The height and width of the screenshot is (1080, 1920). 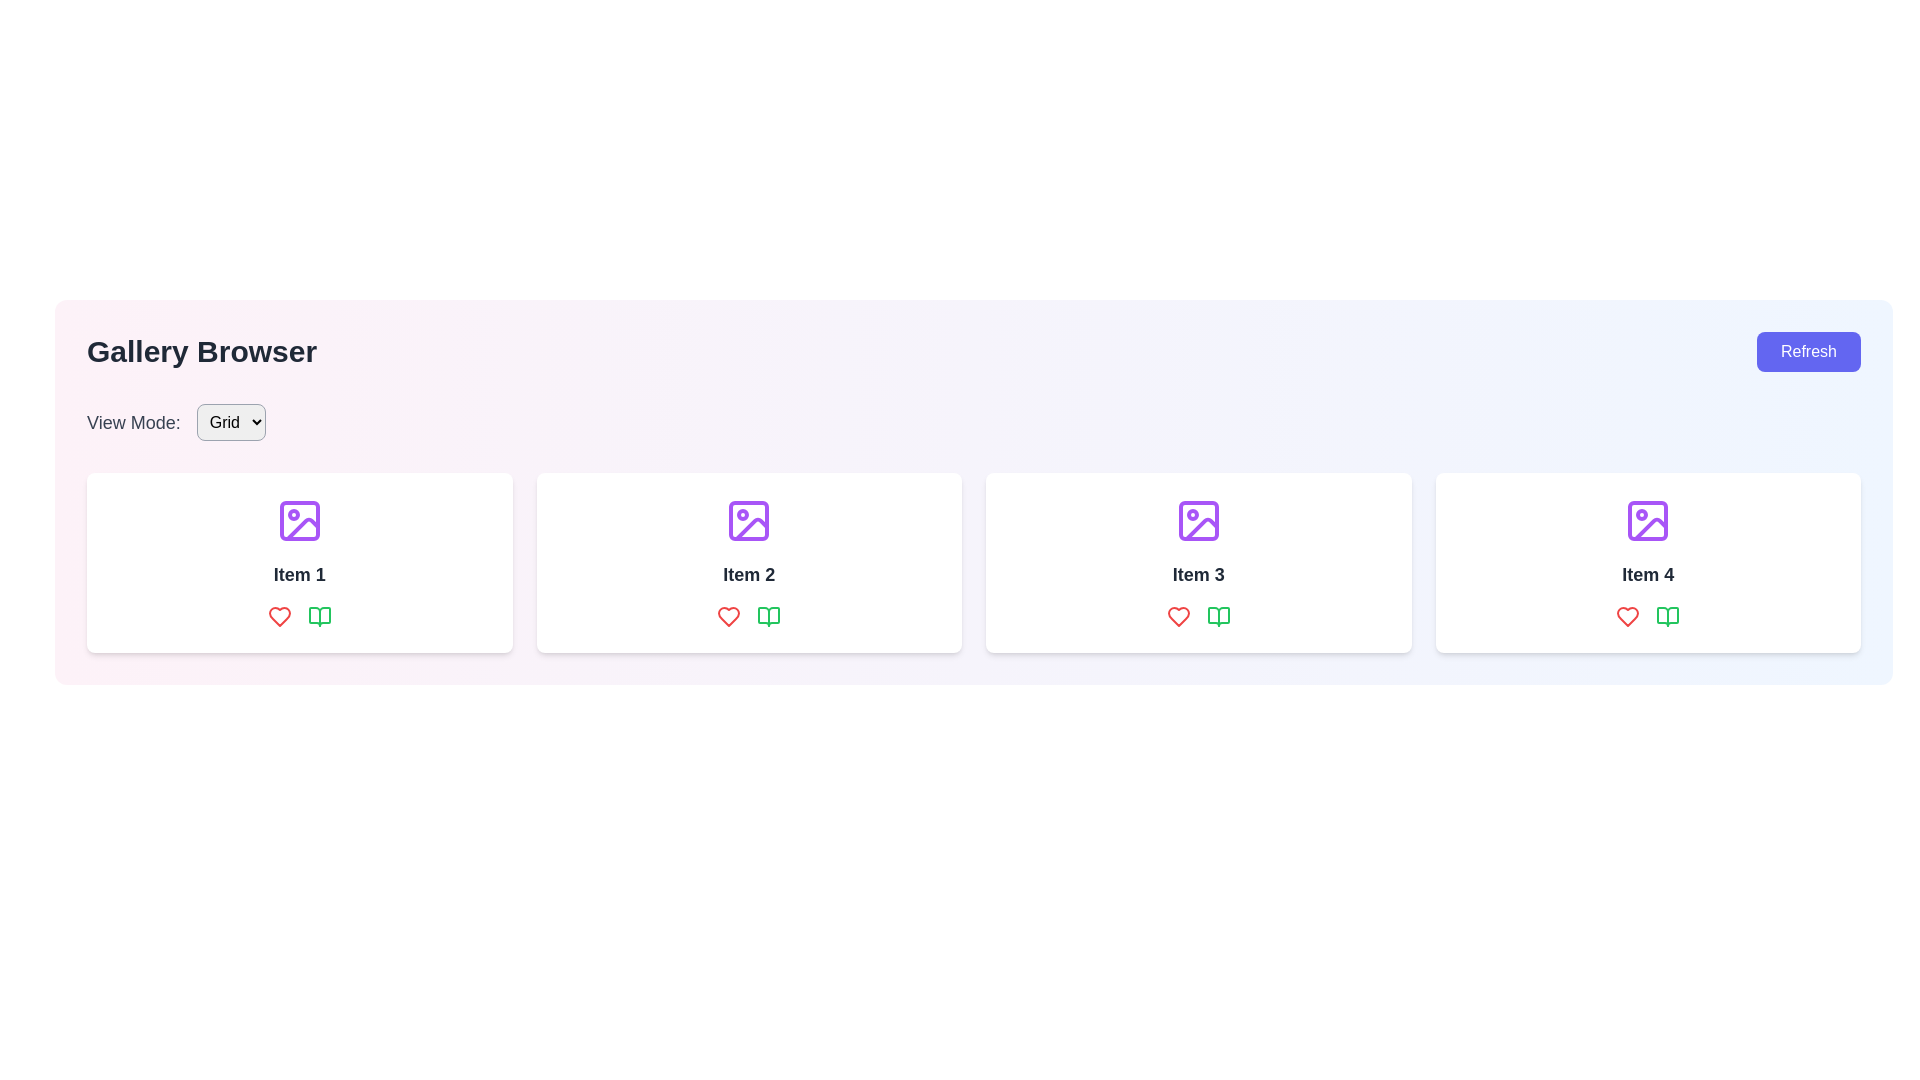 What do you see at coordinates (1668, 616) in the screenshot?
I see `the green icon button located to the right of the red heart icon in the fourth item card at the bottom of the card` at bounding box center [1668, 616].